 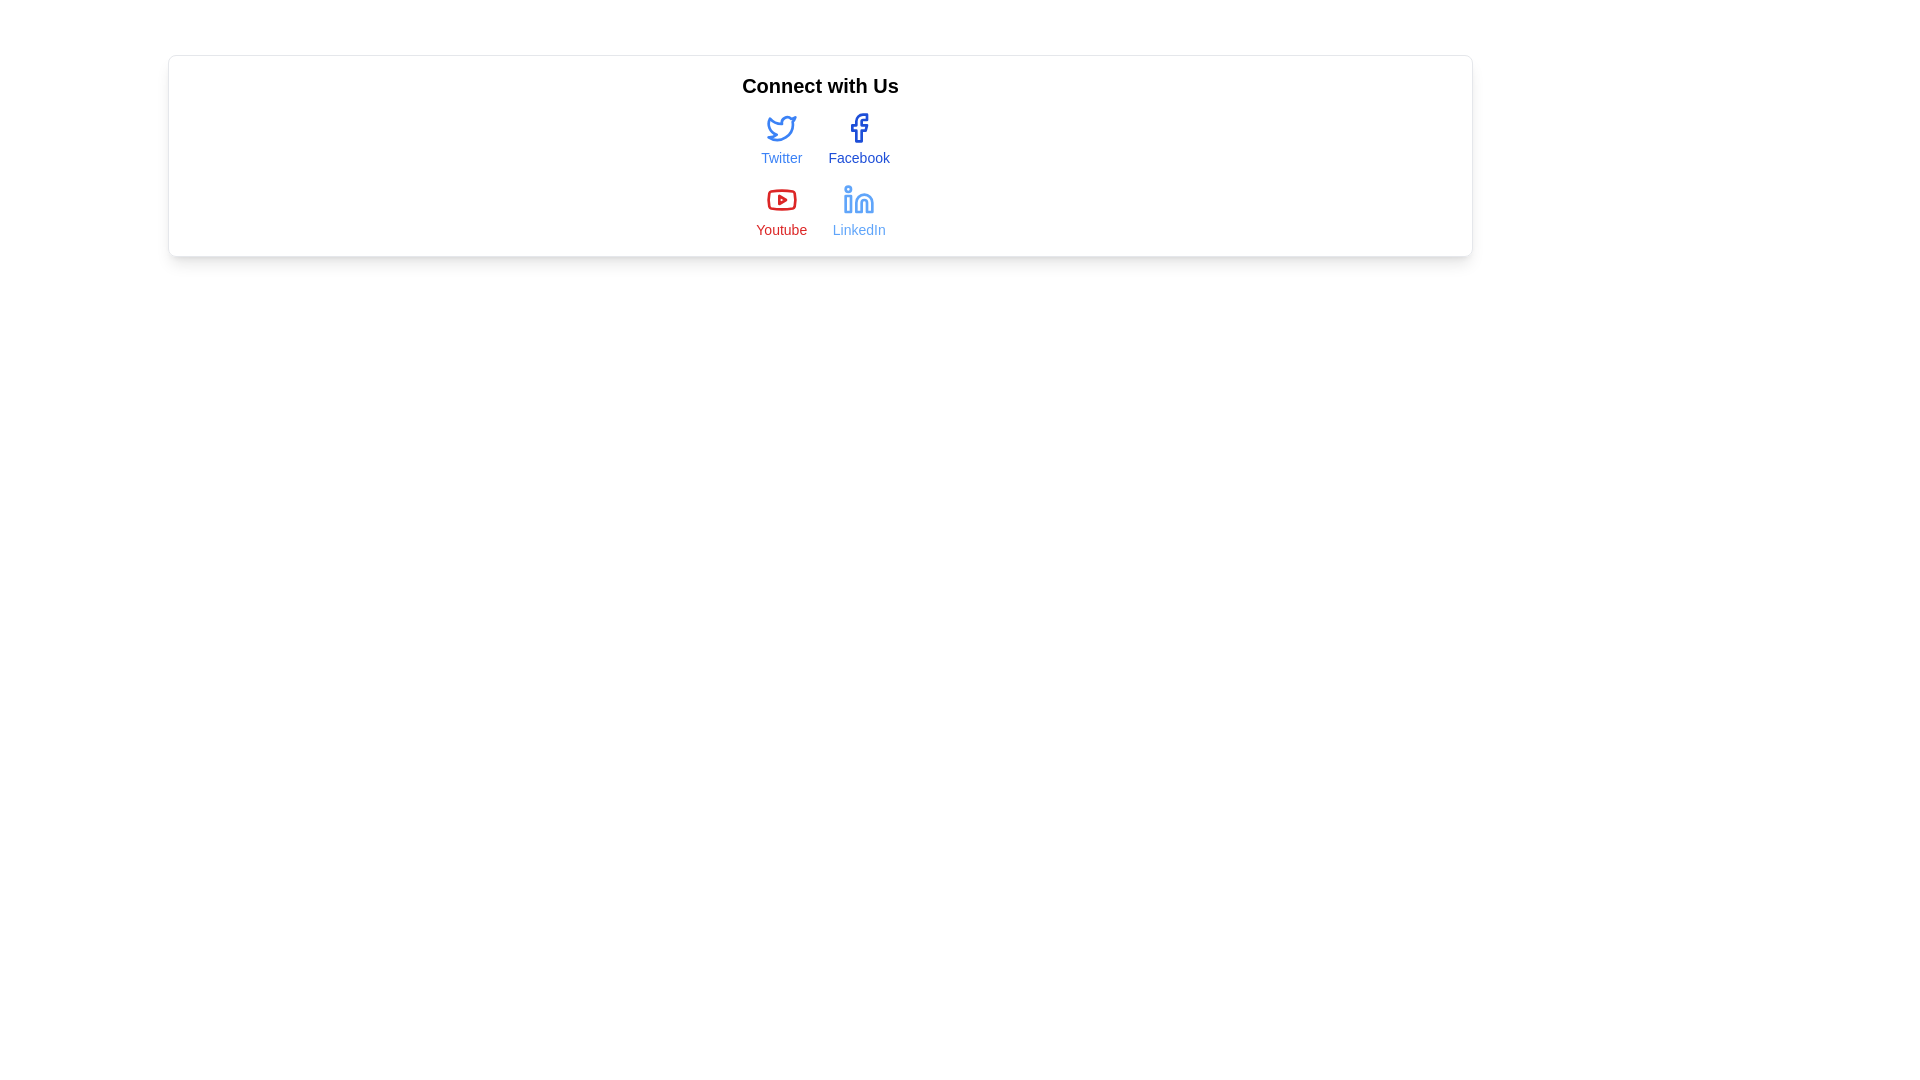 What do you see at coordinates (780, 138) in the screenshot?
I see `the Twitter hyperlink button with an icon and label, which features a blue Twitter logo and the text 'Twitter' below it` at bounding box center [780, 138].